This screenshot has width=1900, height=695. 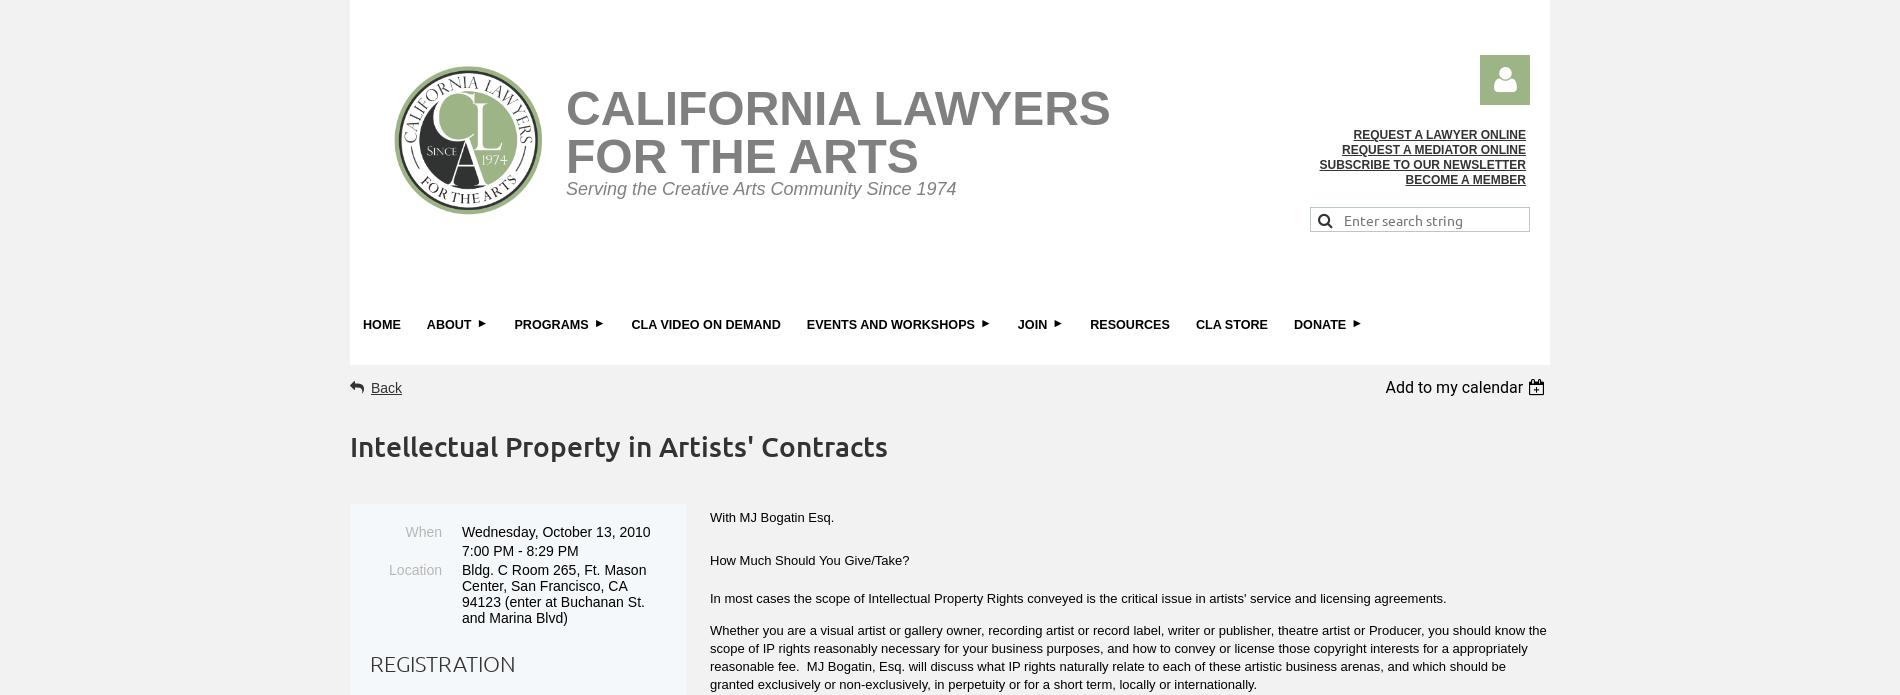 I want to click on 'Programs', so click(x=551, y=324).